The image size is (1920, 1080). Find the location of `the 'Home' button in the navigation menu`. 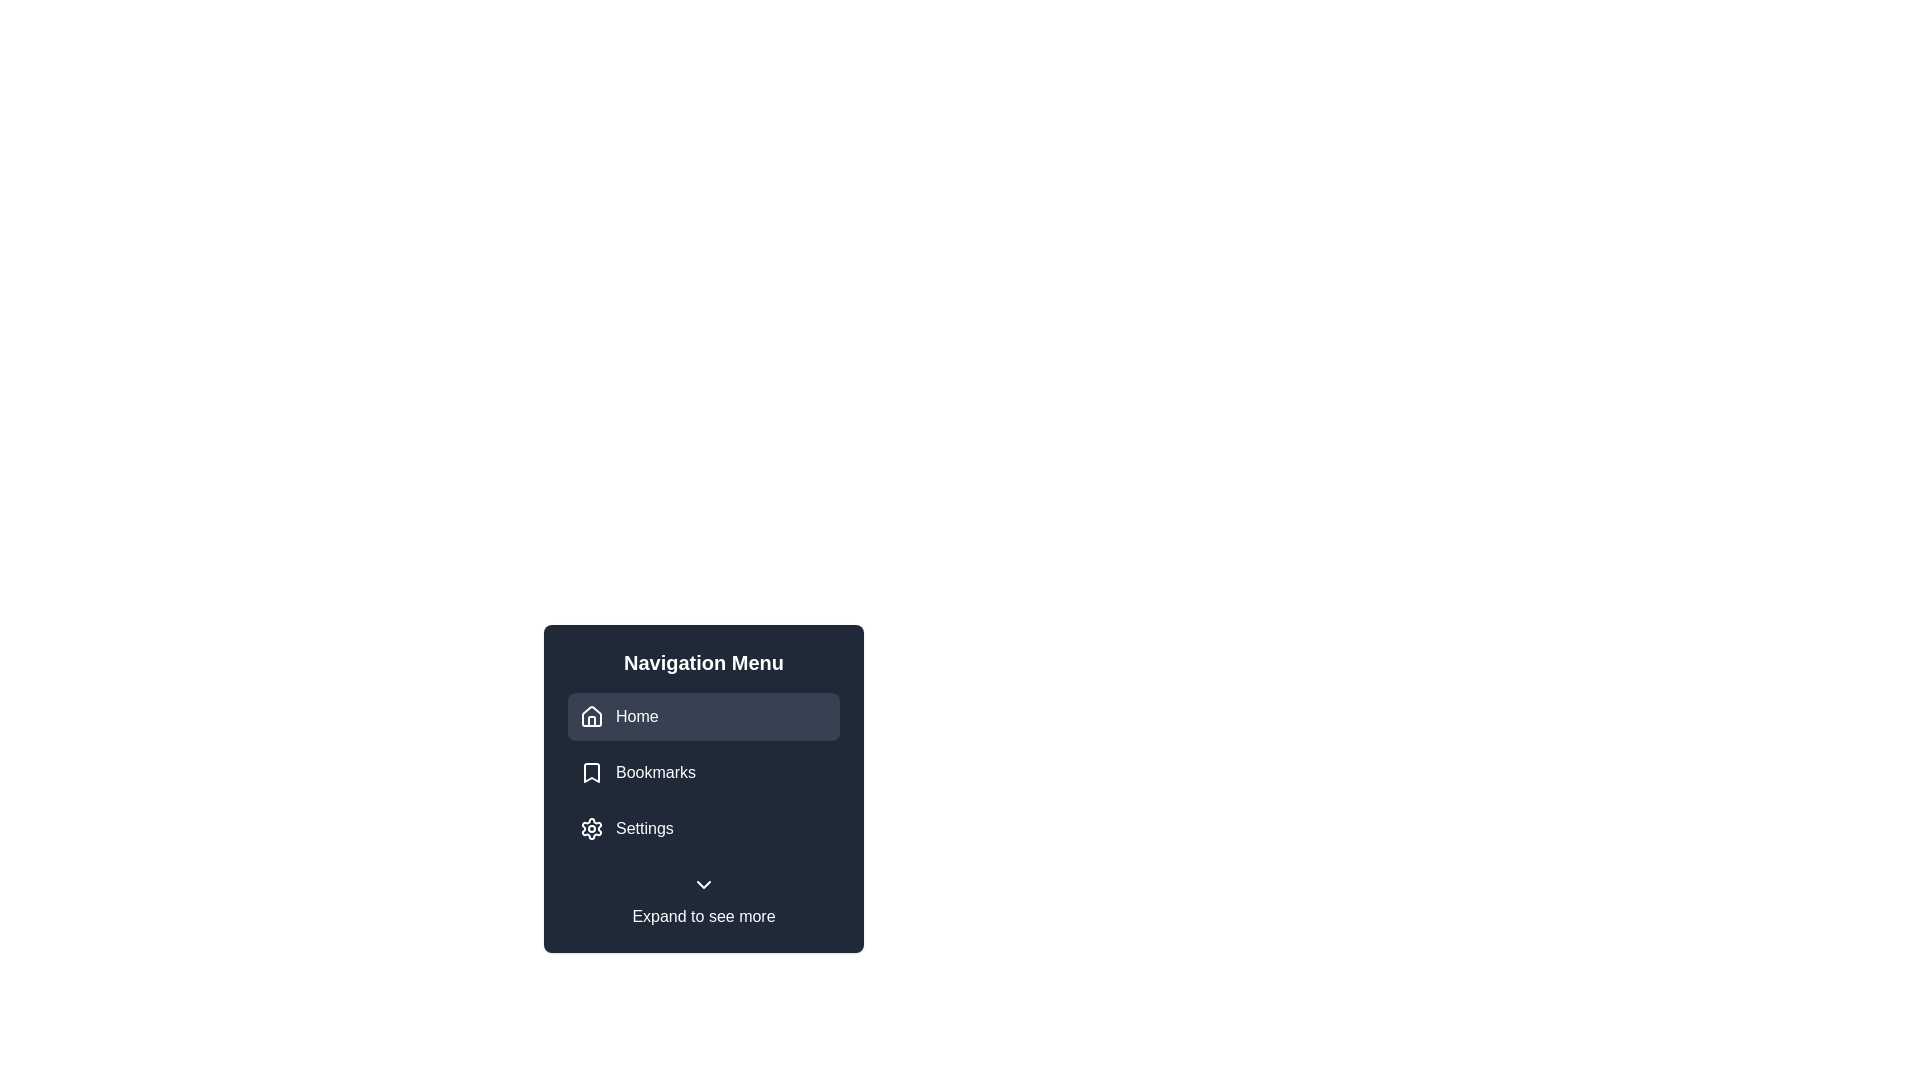

the 'Home' button in the navigation menu is located at coordinates (704, 716).